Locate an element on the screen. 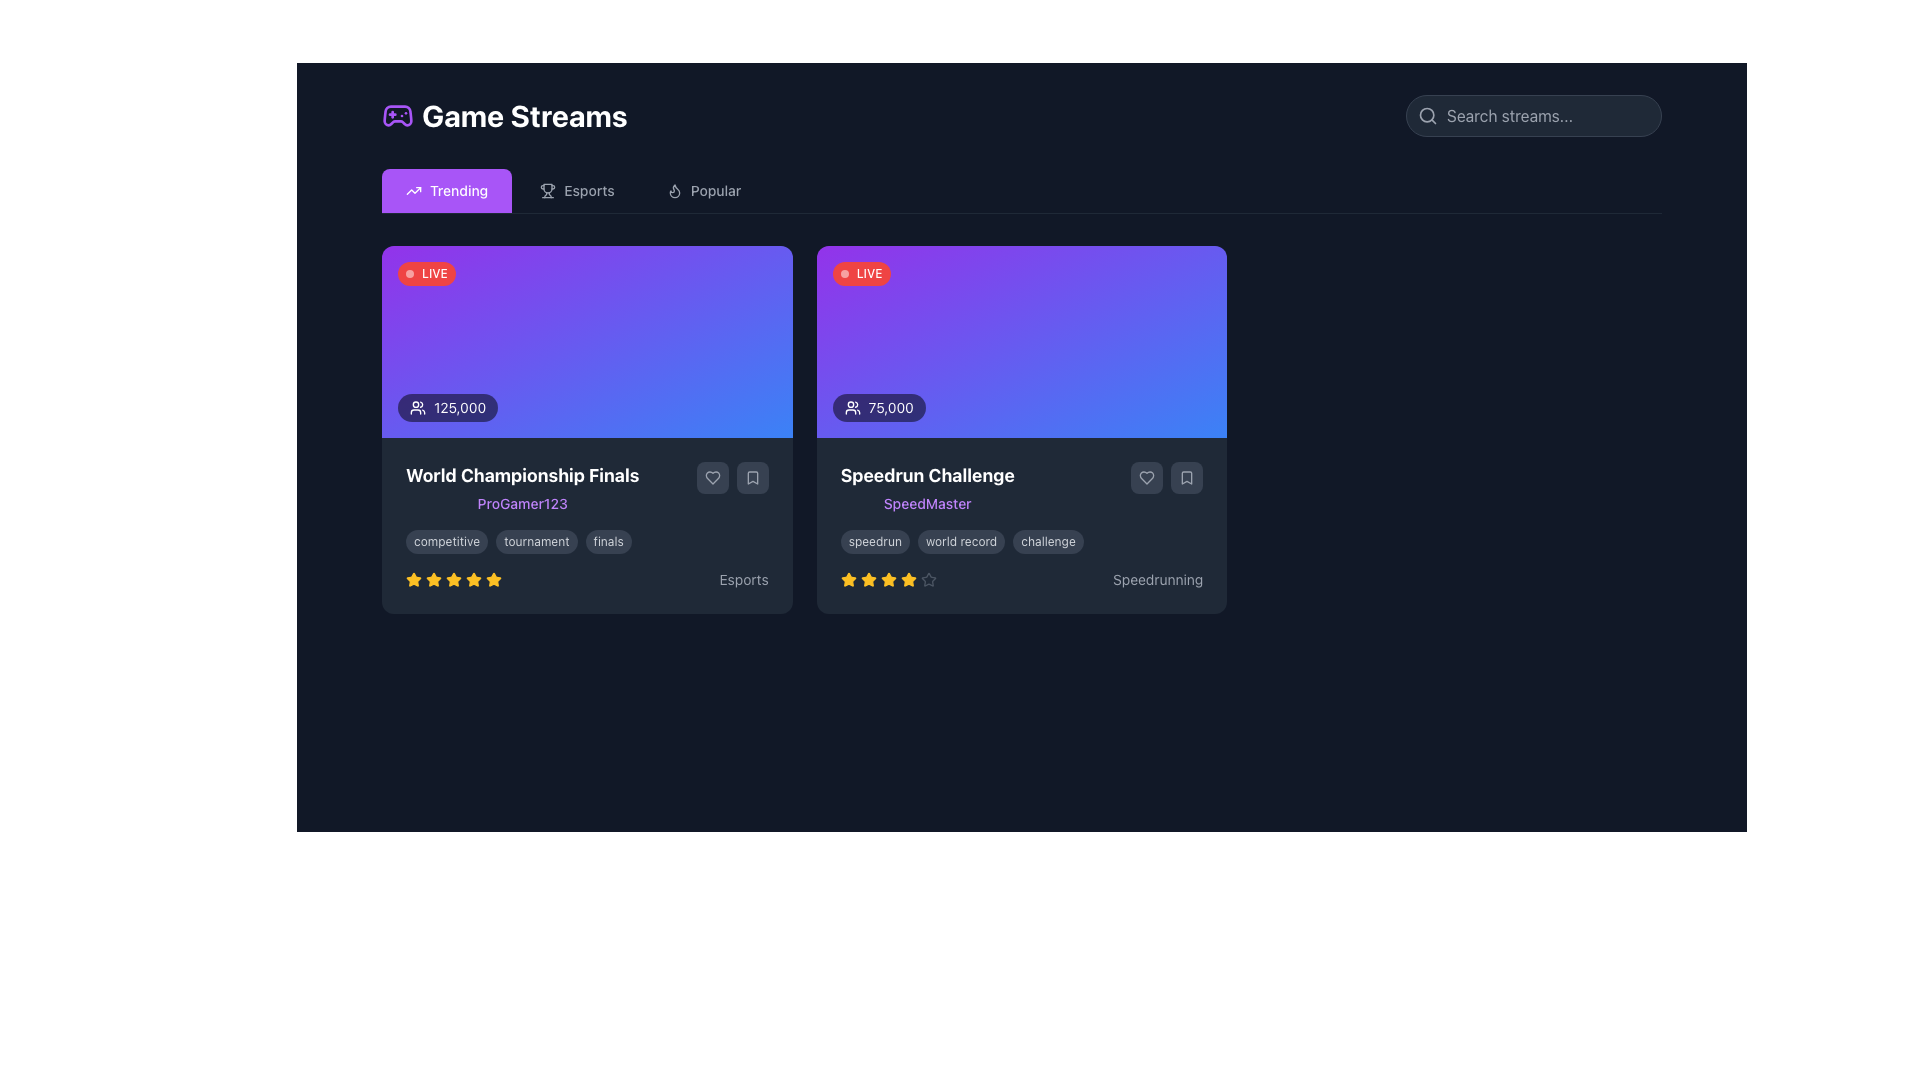  the search bar icon represented by the circular lens of the magnifying glass located on the far right side of the header, just before the text input field is located at coordinates (1426, 115).